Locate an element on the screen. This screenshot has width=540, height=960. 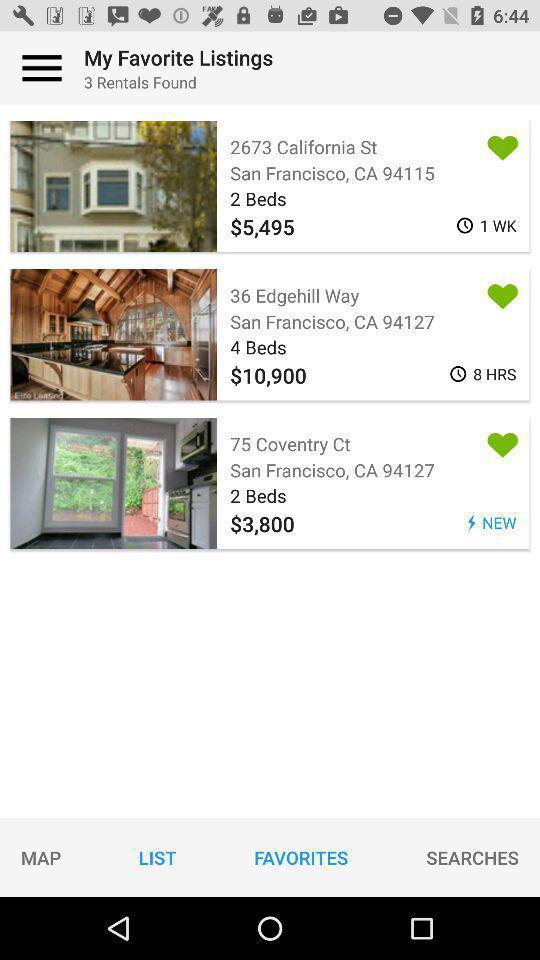
icon to the left of the list item is located at coordinates (41, 856).